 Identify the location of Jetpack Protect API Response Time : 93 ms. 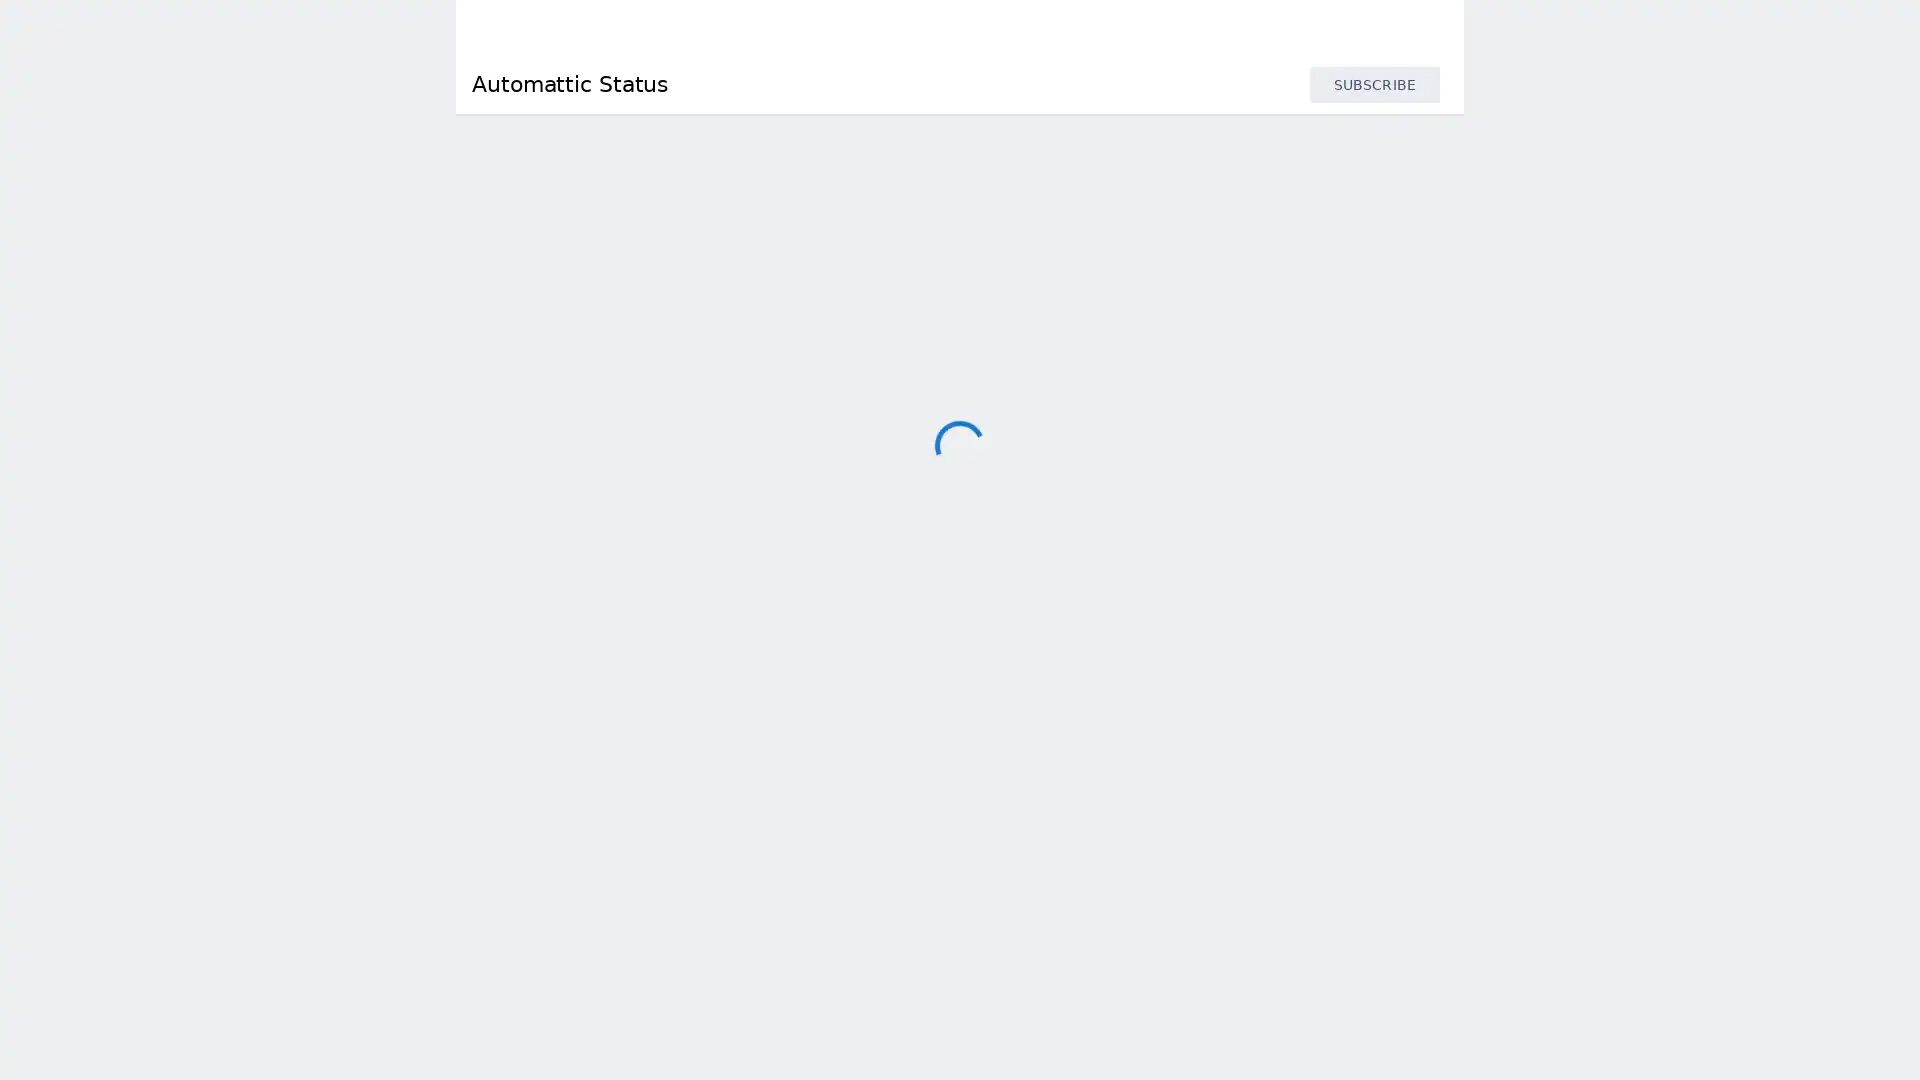
(838, 681).